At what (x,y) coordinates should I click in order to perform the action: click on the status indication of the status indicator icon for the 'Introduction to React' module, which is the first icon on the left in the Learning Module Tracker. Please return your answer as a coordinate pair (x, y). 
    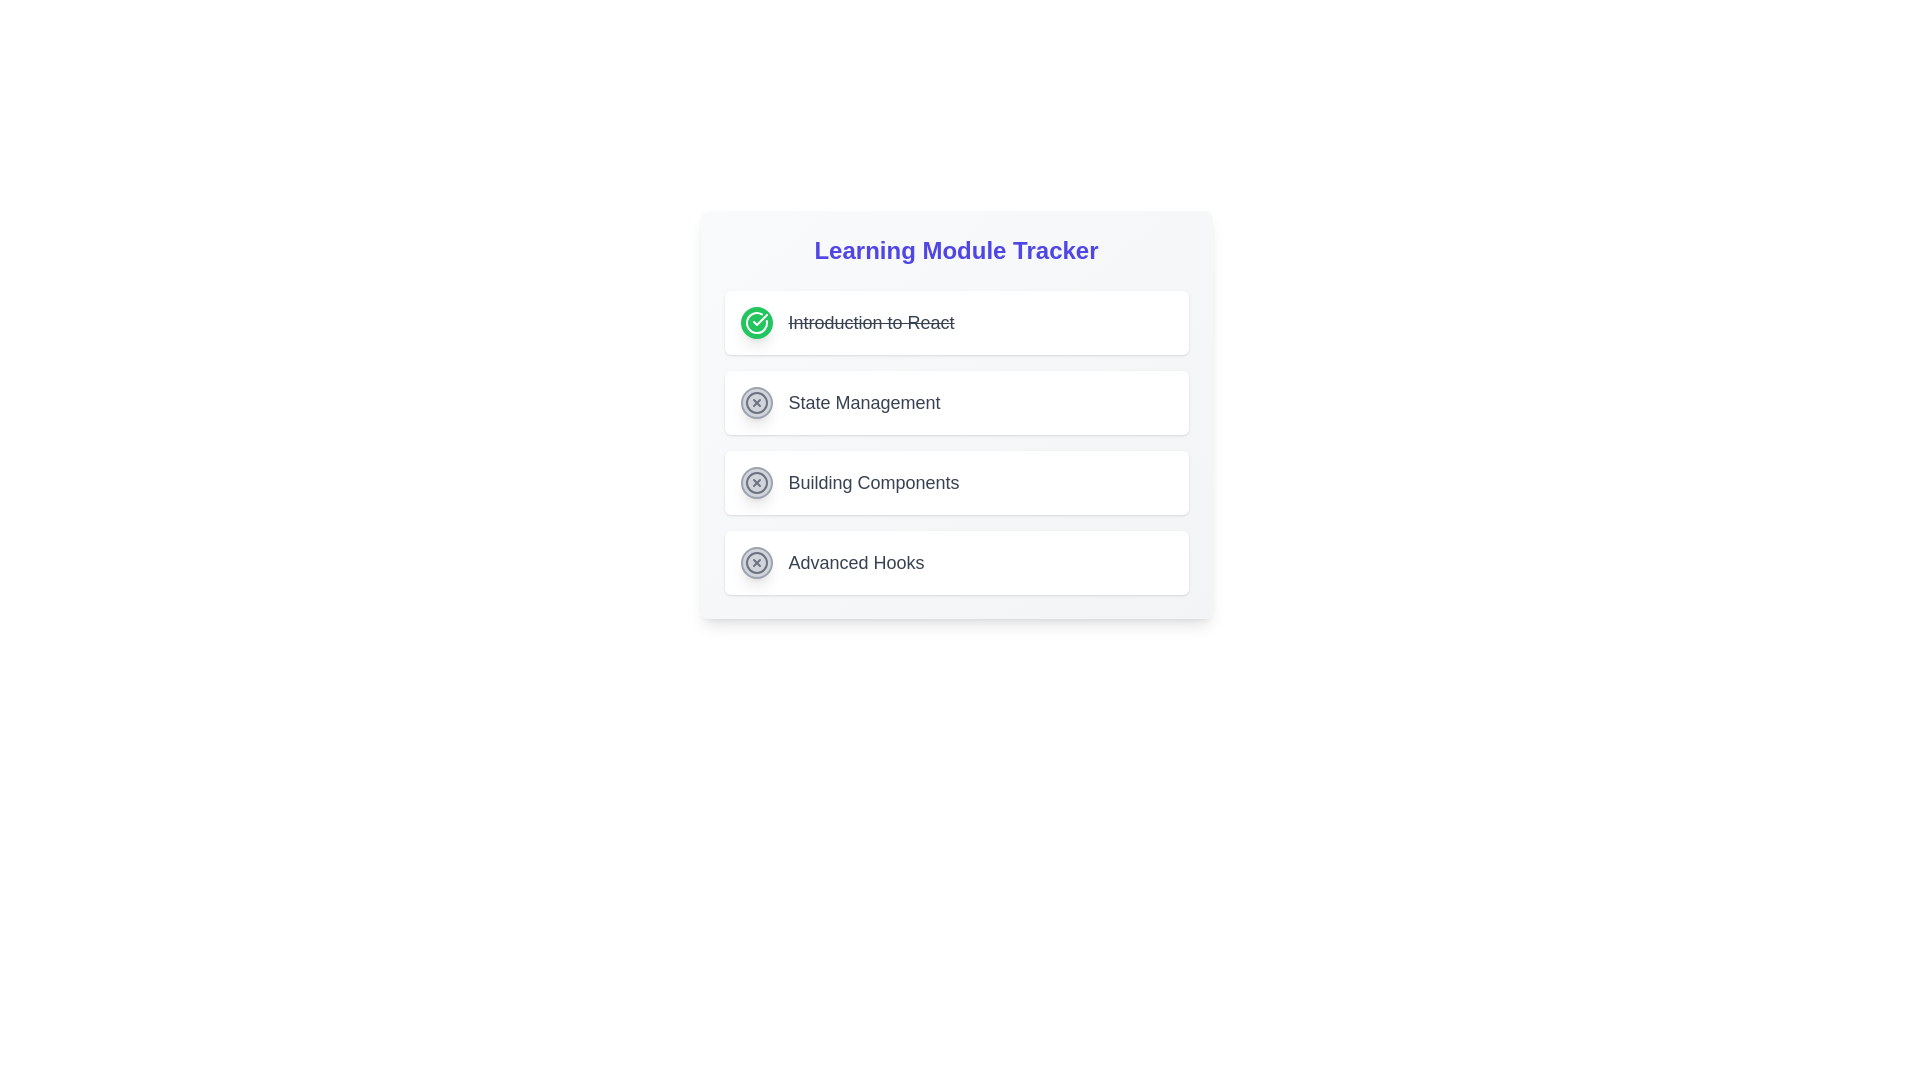
    Looking at the image, I should click on (755, 322).